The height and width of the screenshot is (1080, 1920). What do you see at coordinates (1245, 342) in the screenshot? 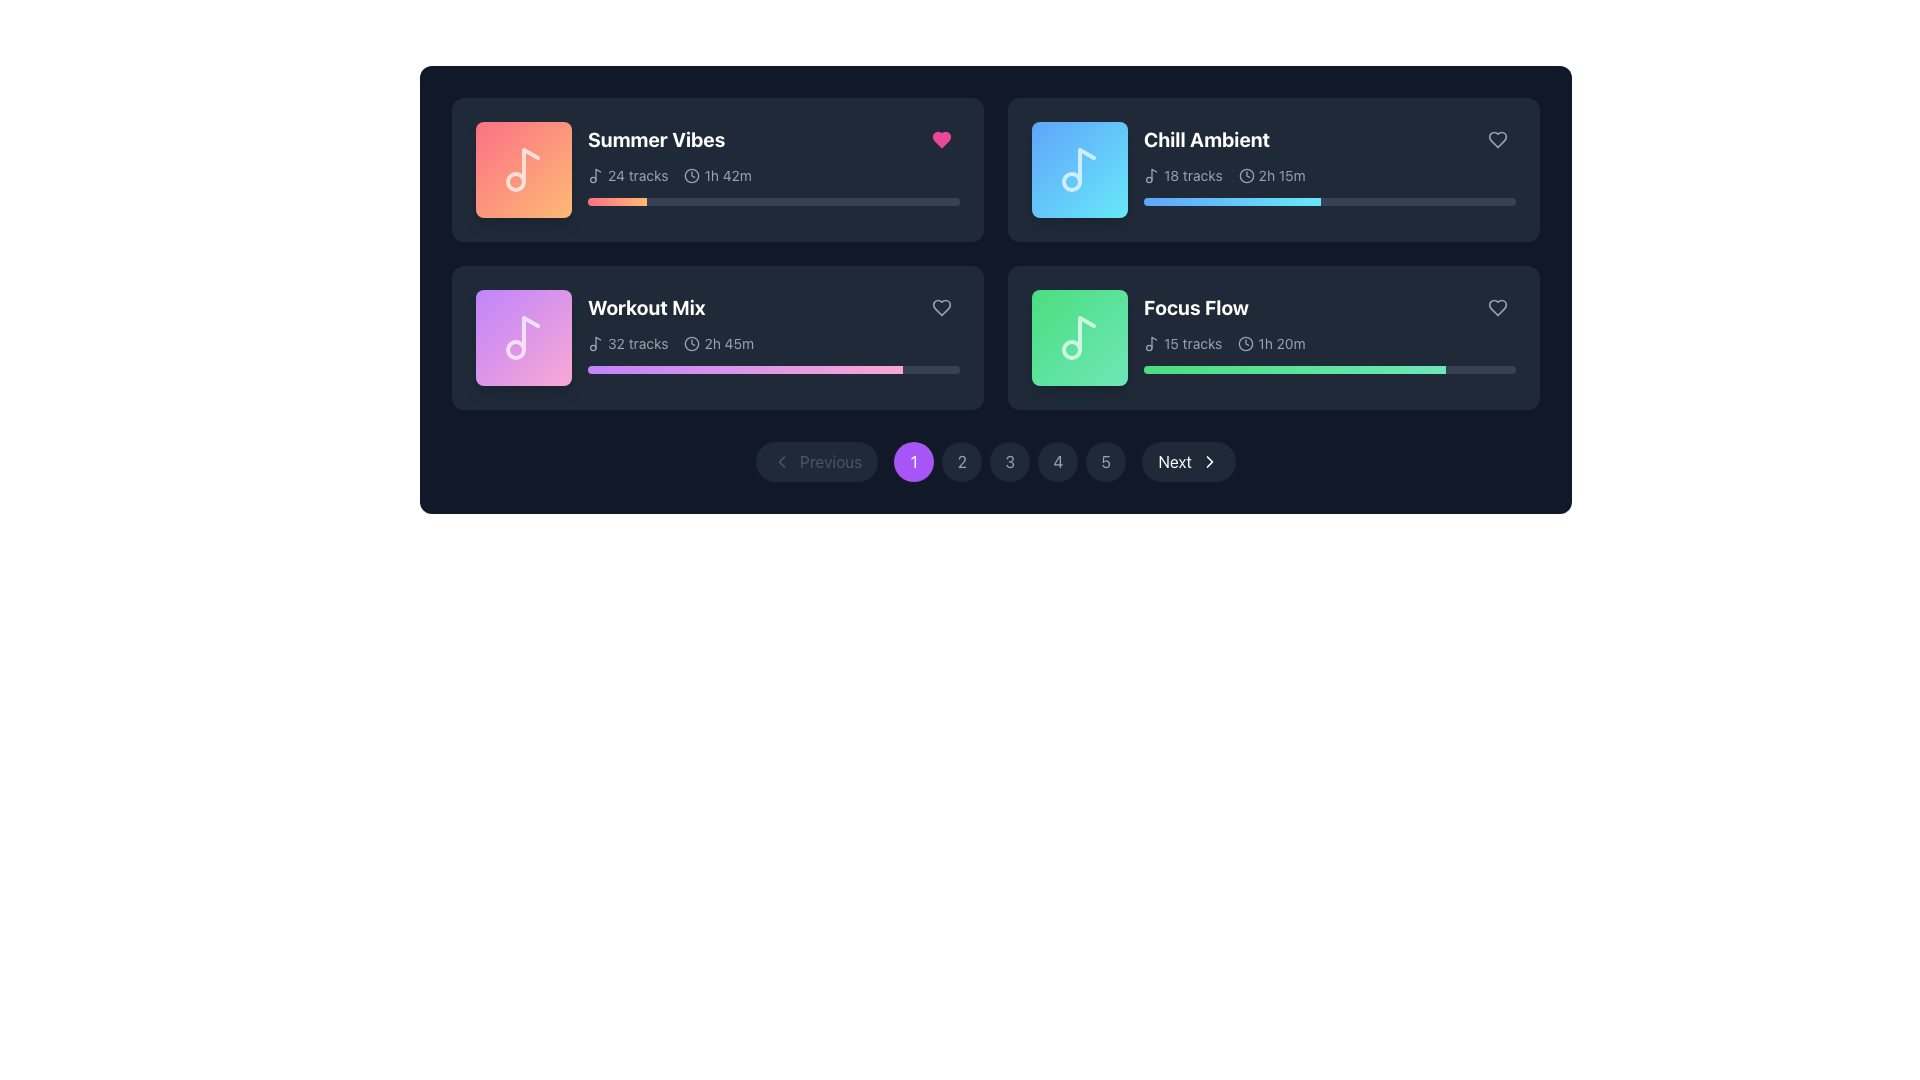
I see `the time indicator icon located to the left of the '1h 20m' text in the bottom-right card labeled 'Focus Flow'` at bounding box center [1245, 342].